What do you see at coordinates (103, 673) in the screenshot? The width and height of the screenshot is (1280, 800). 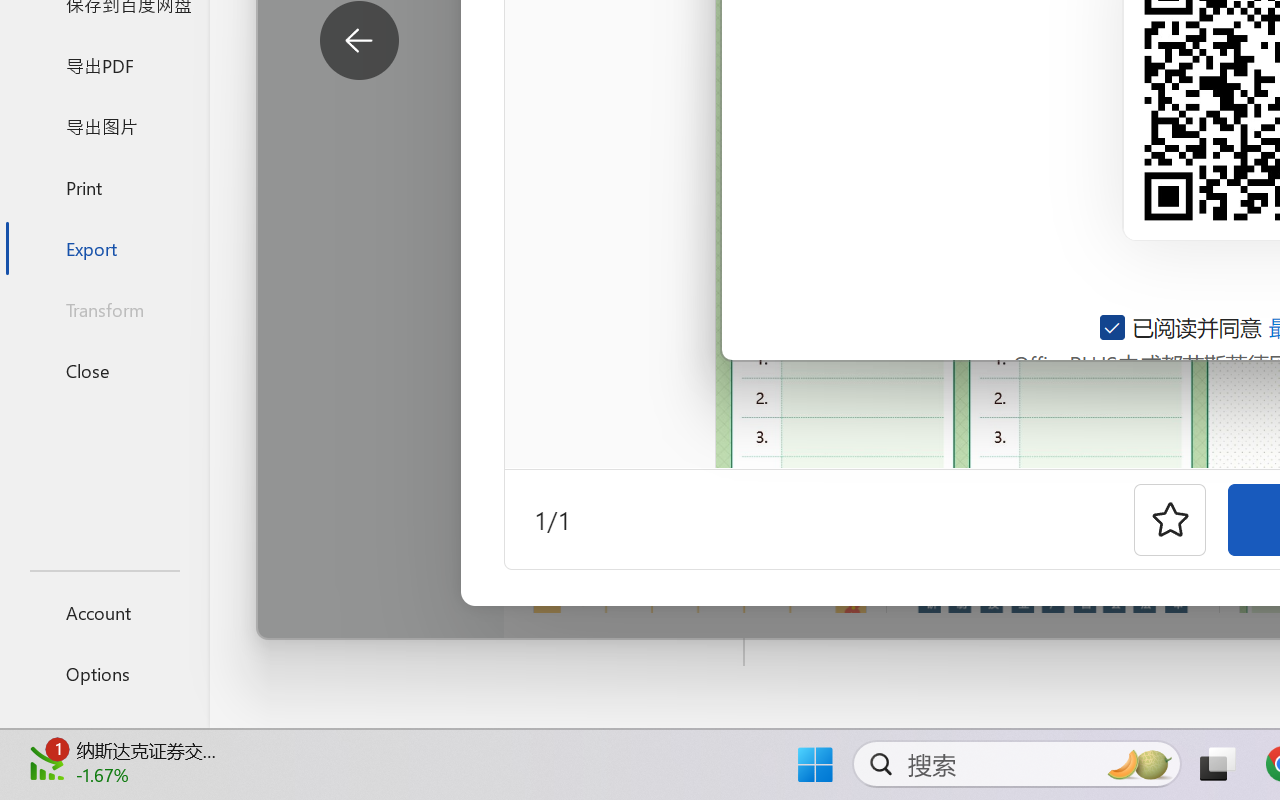 I see `'Options'` at bounding box center [103, 673].